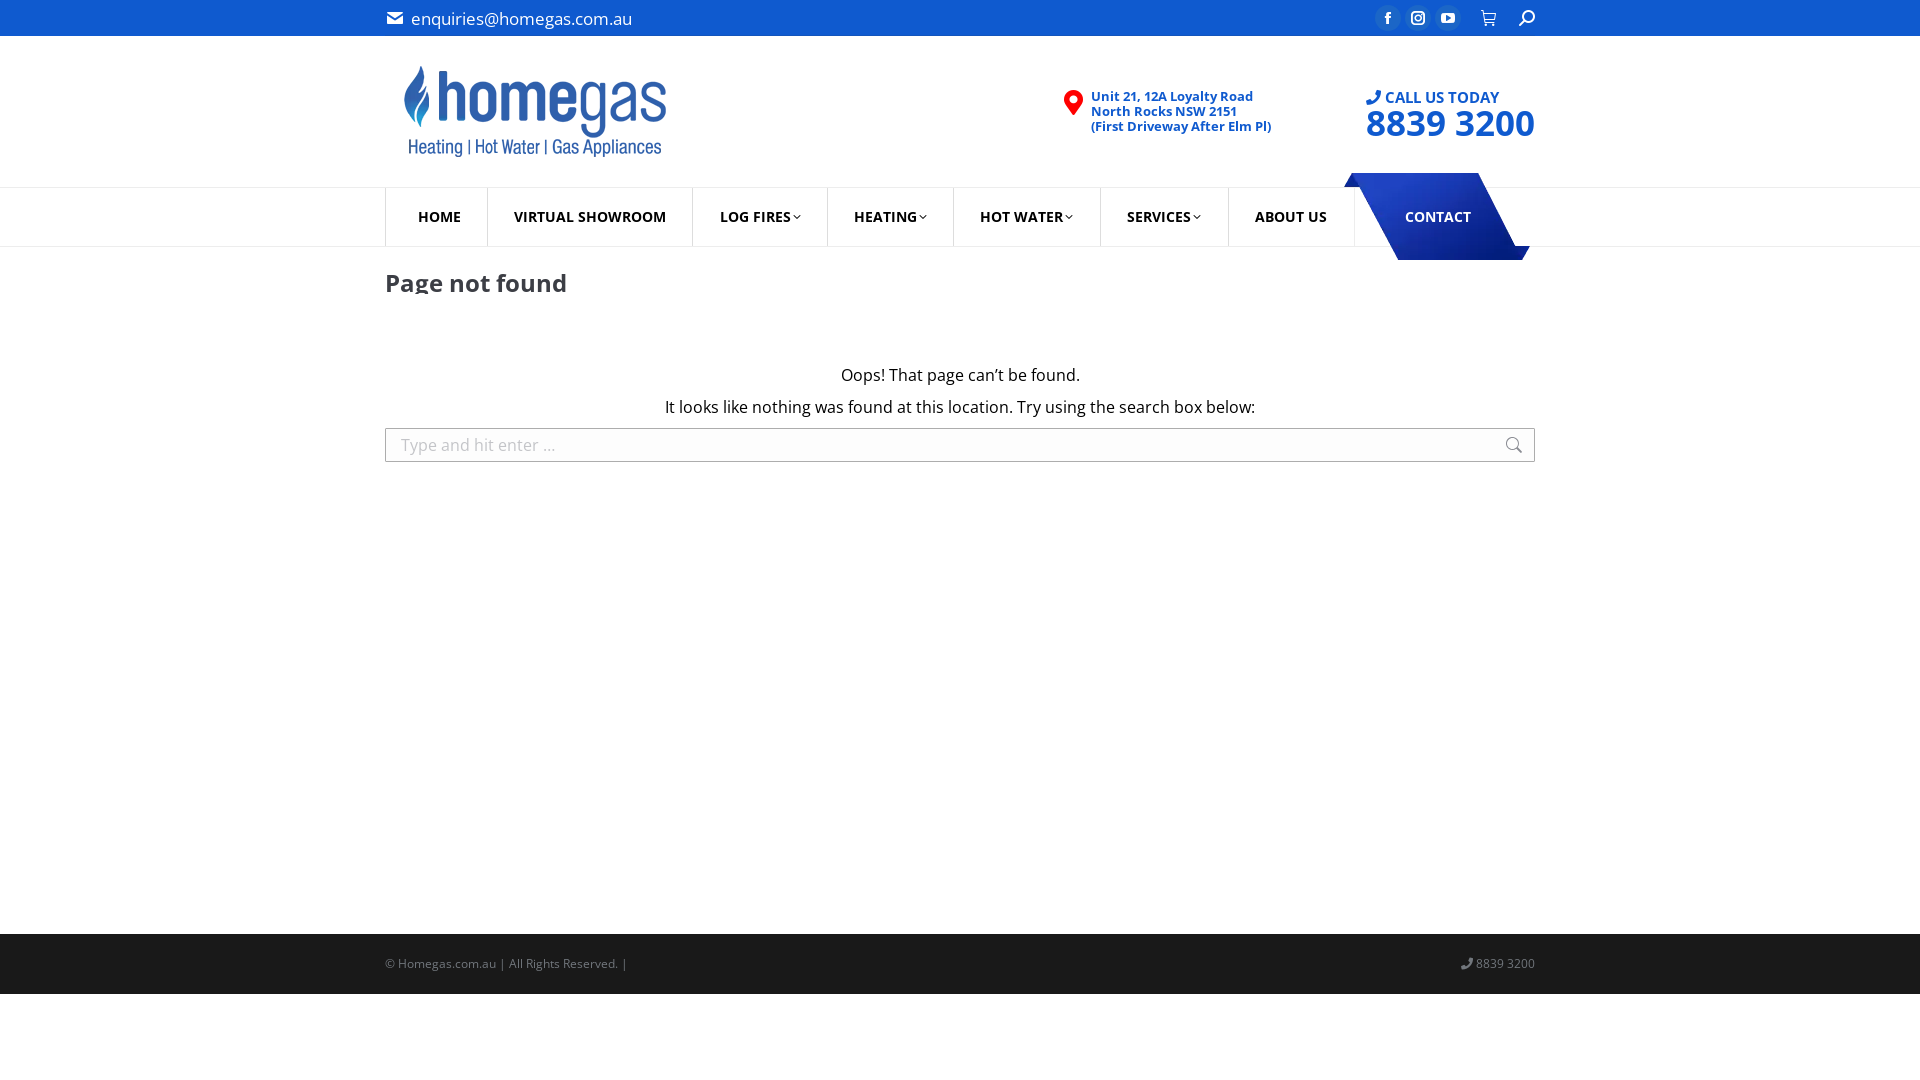 Image resolution: width=1920 pixels, height=1080 pixels. I want to click on 'Go!', so click(1567, 452).